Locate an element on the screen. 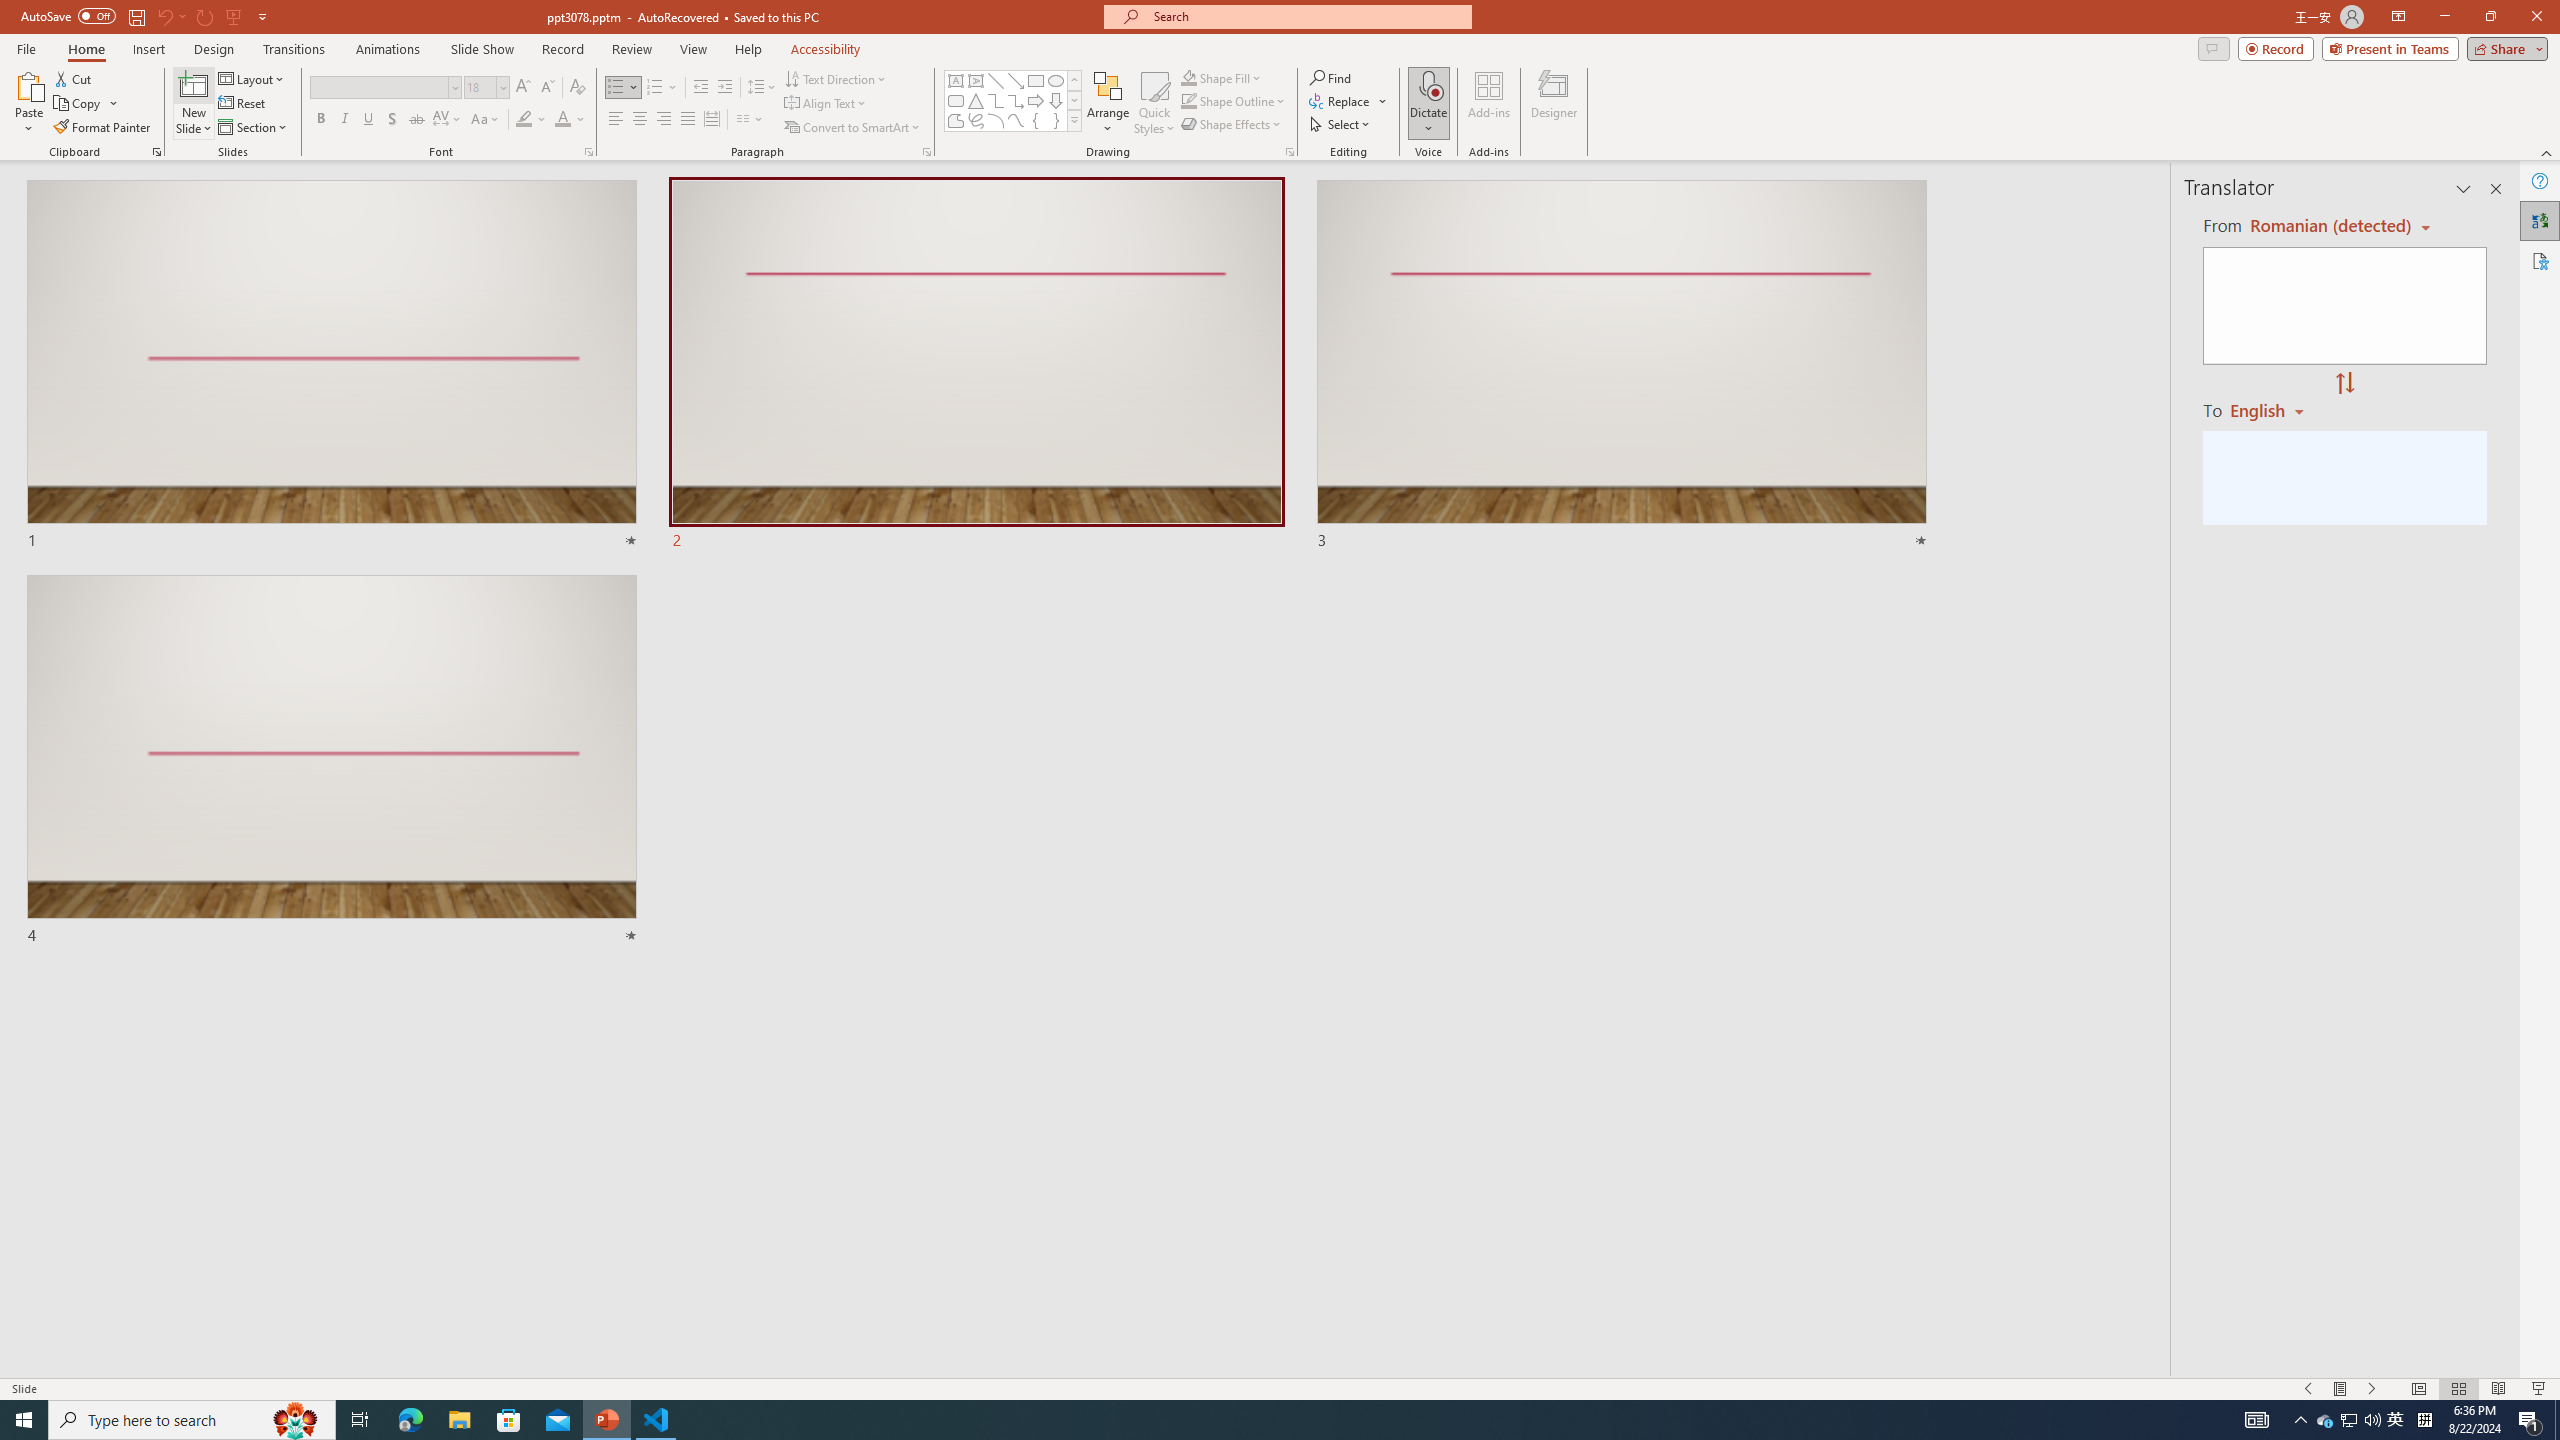 This screenshot has height=1440, width=2560. 'Swap "from" and "to" languages.' is located at coordinates (2343, 383).